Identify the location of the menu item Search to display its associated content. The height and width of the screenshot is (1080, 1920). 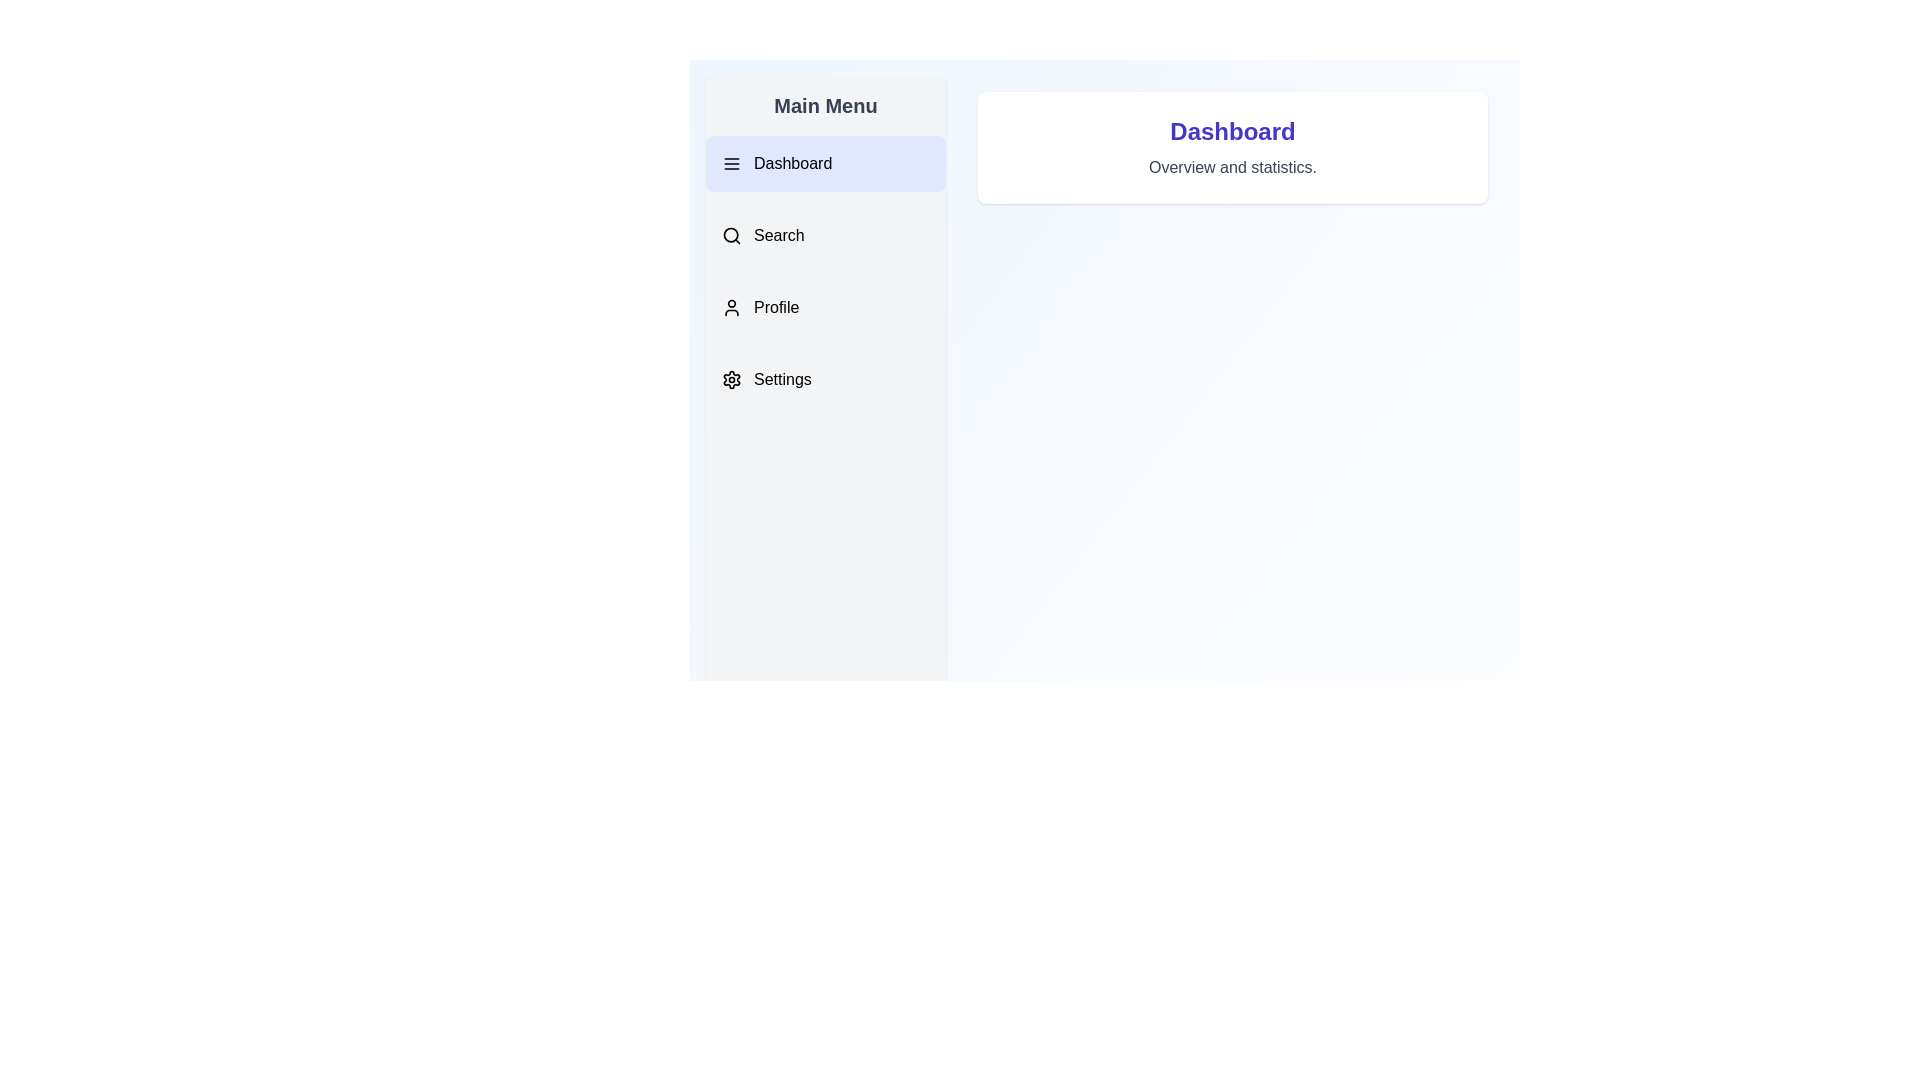
(825, 234).